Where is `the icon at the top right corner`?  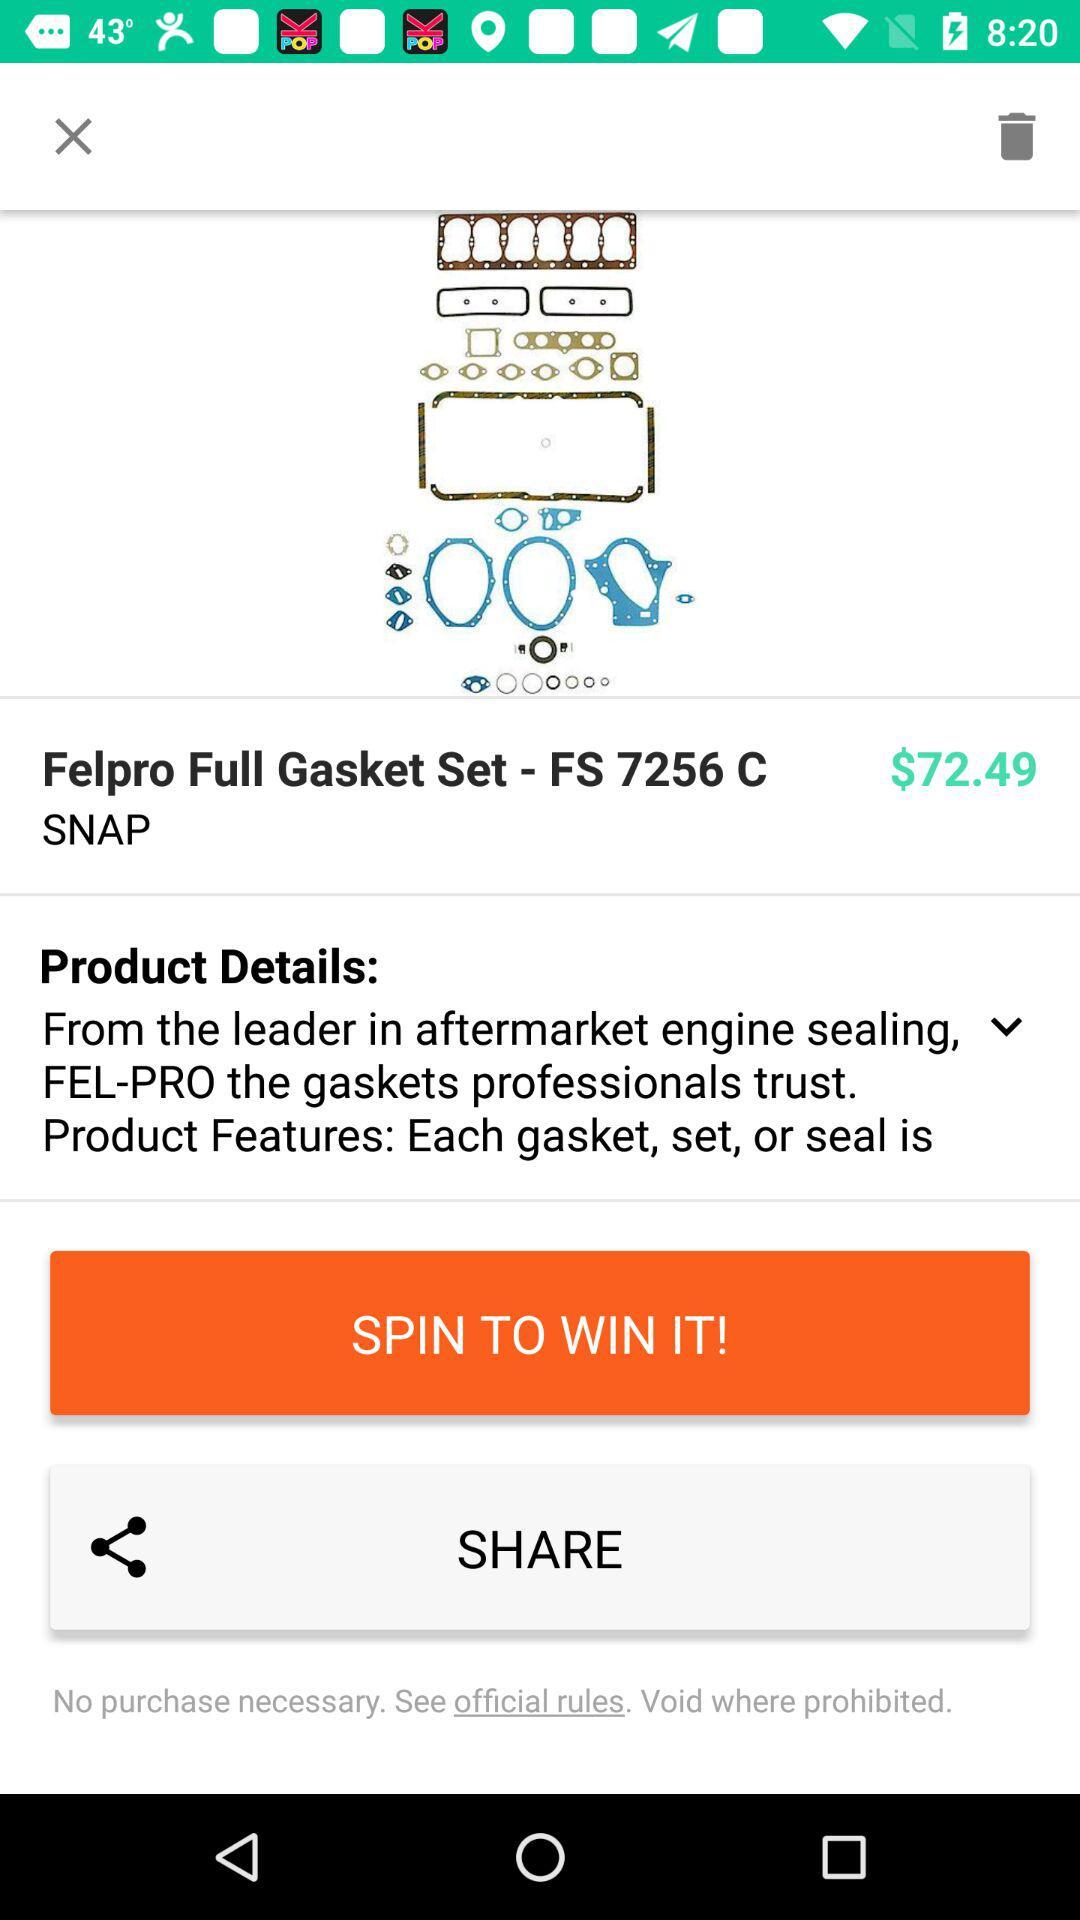 the icon at the top right corner is located at coordinates (1017, 135).